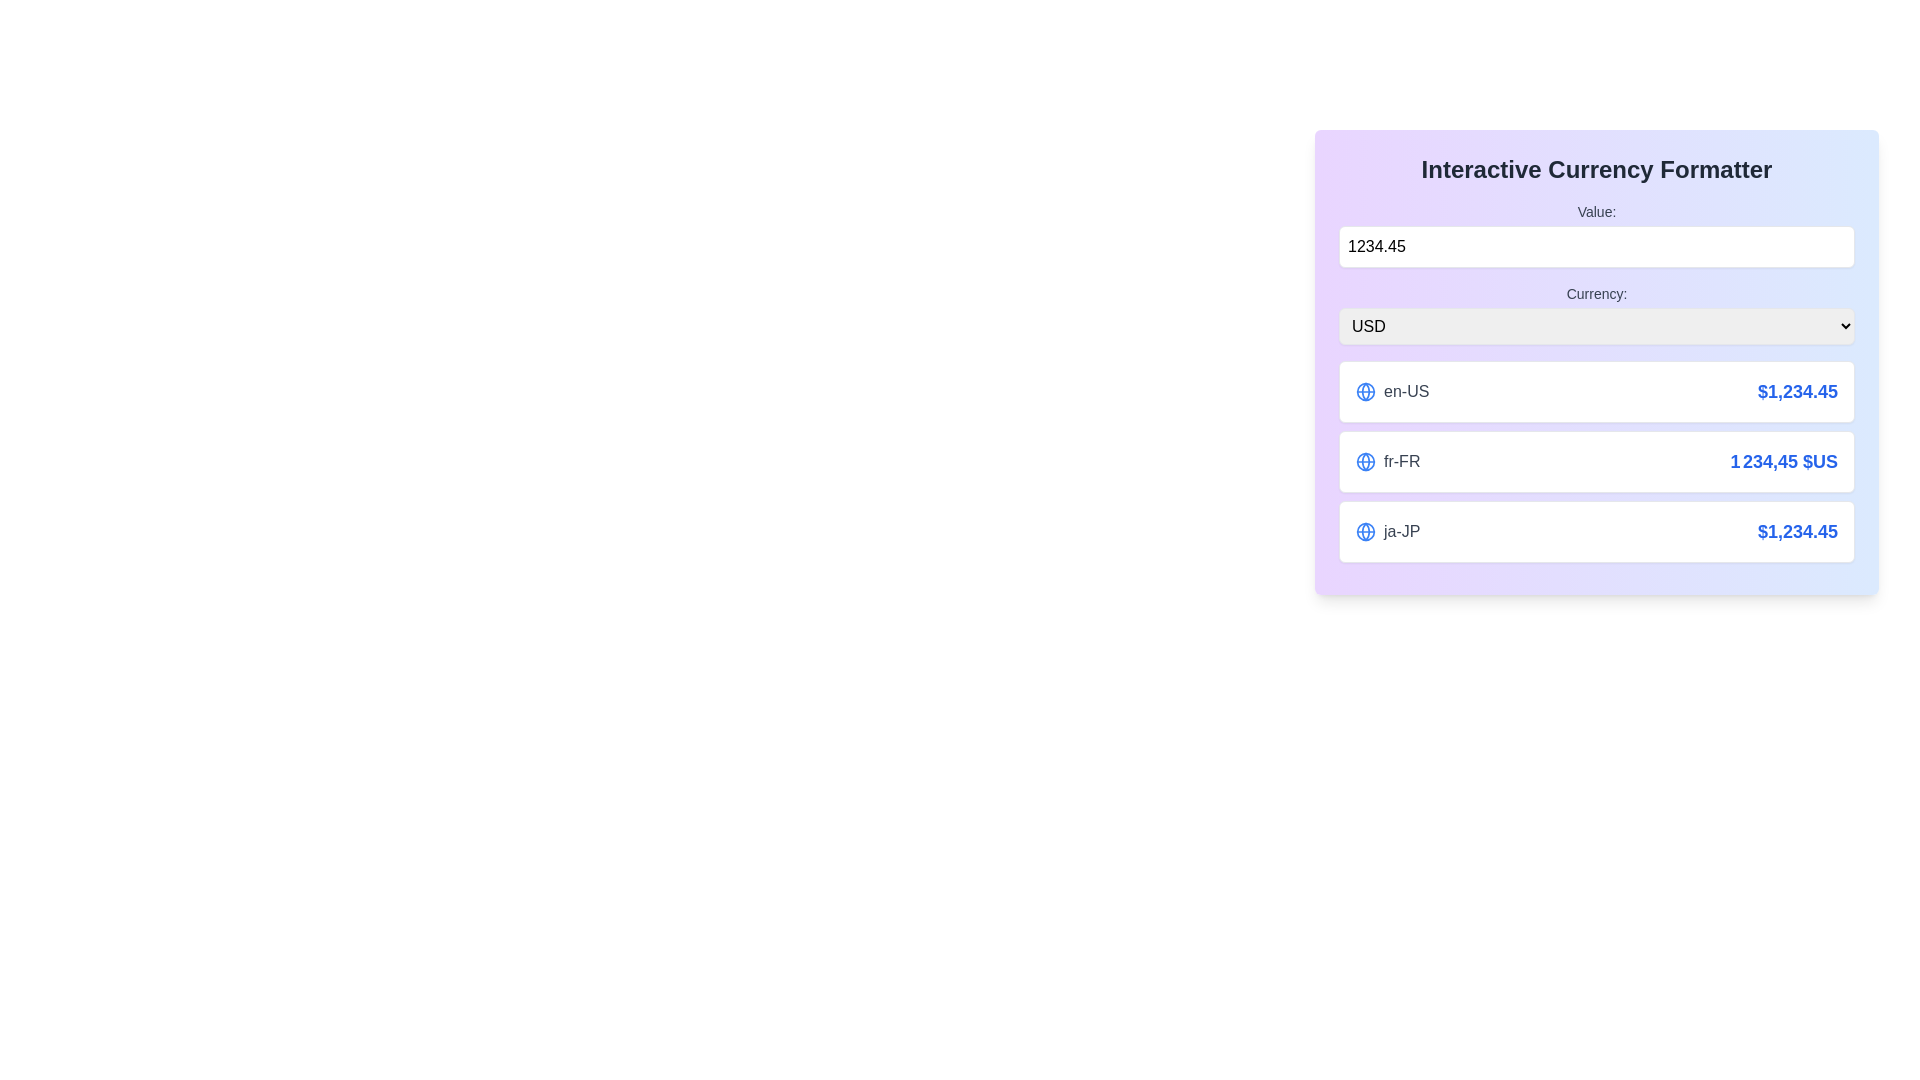 The width and height of the screenshot is (1920, 1080). Describe the element at coordinates (1387, 462) in the screenshot. I see `the Label indicating the selected language or localization code associated with currency formatting, positioned as the second item in a vertical list` at that location.